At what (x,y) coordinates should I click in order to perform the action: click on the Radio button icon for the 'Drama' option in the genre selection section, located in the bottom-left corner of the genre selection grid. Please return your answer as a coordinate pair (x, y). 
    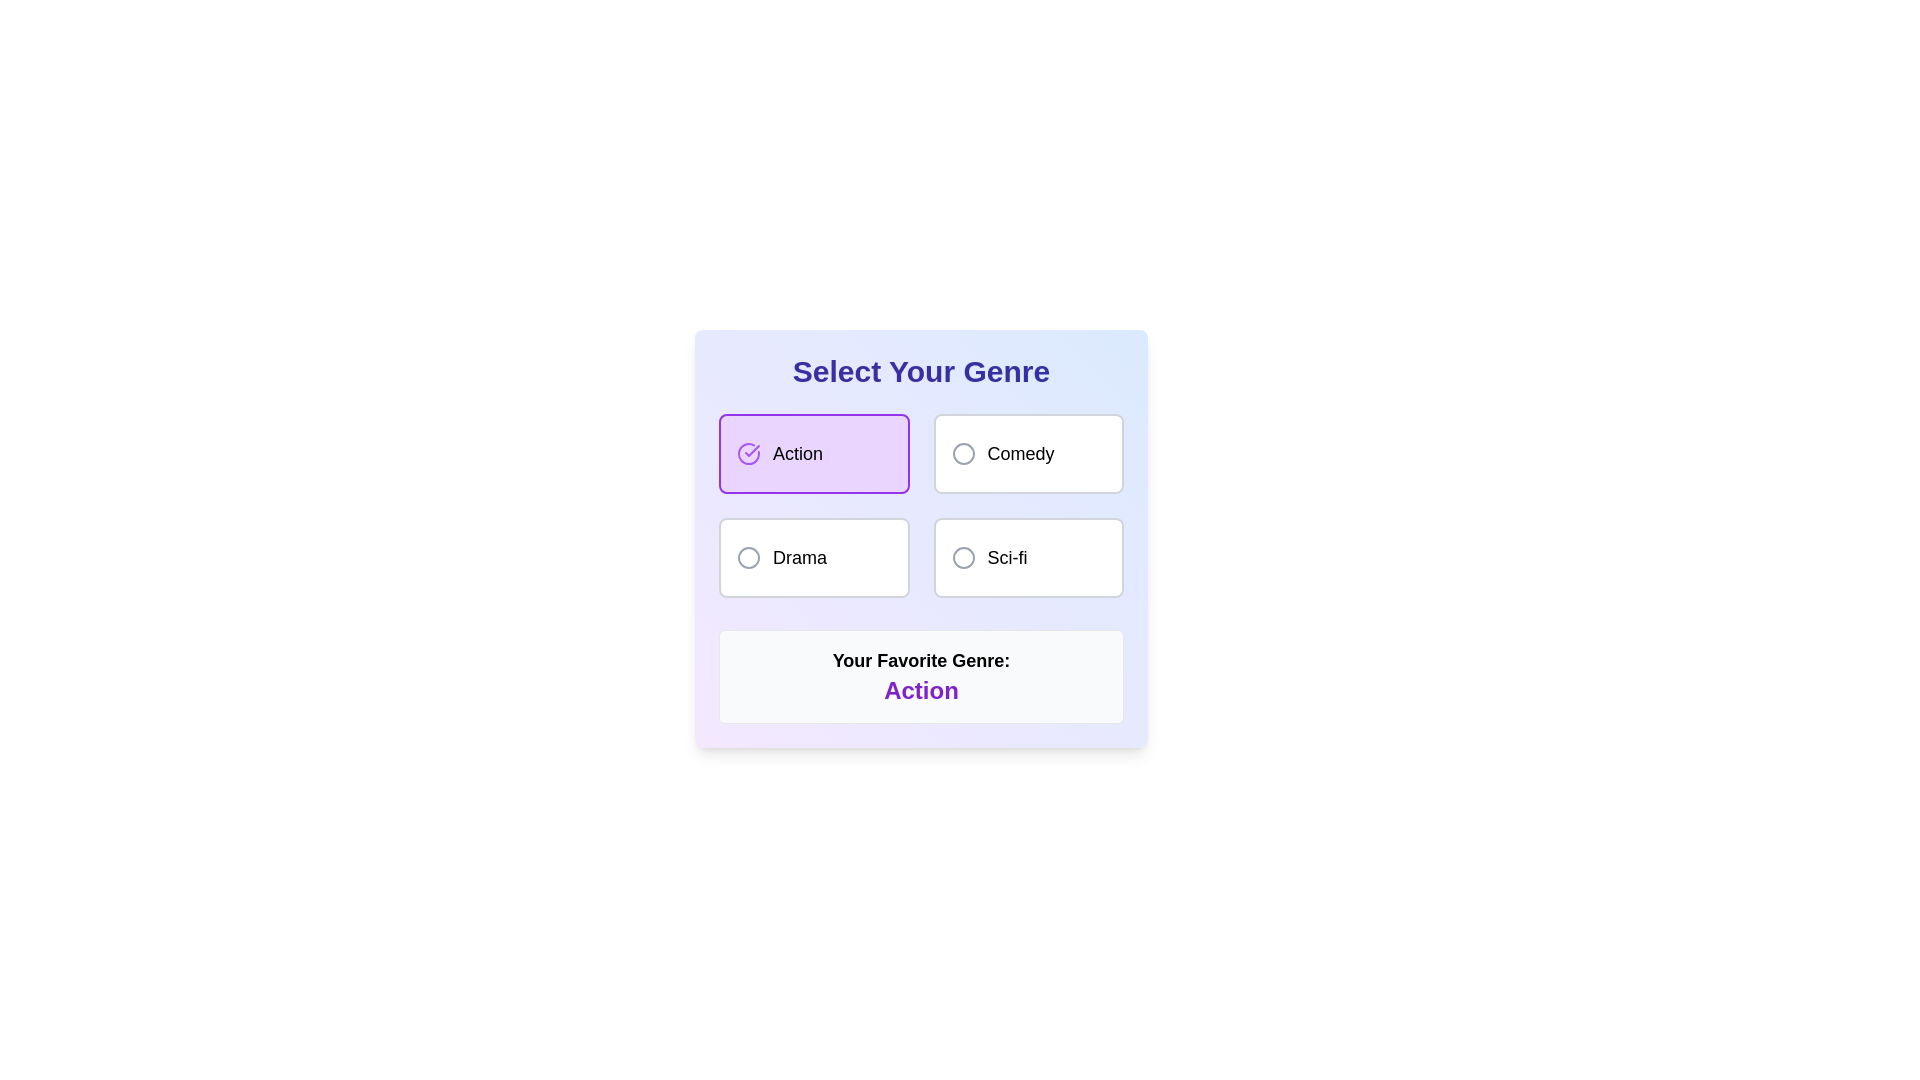
    Looking at the image, I should click on (747, 558).